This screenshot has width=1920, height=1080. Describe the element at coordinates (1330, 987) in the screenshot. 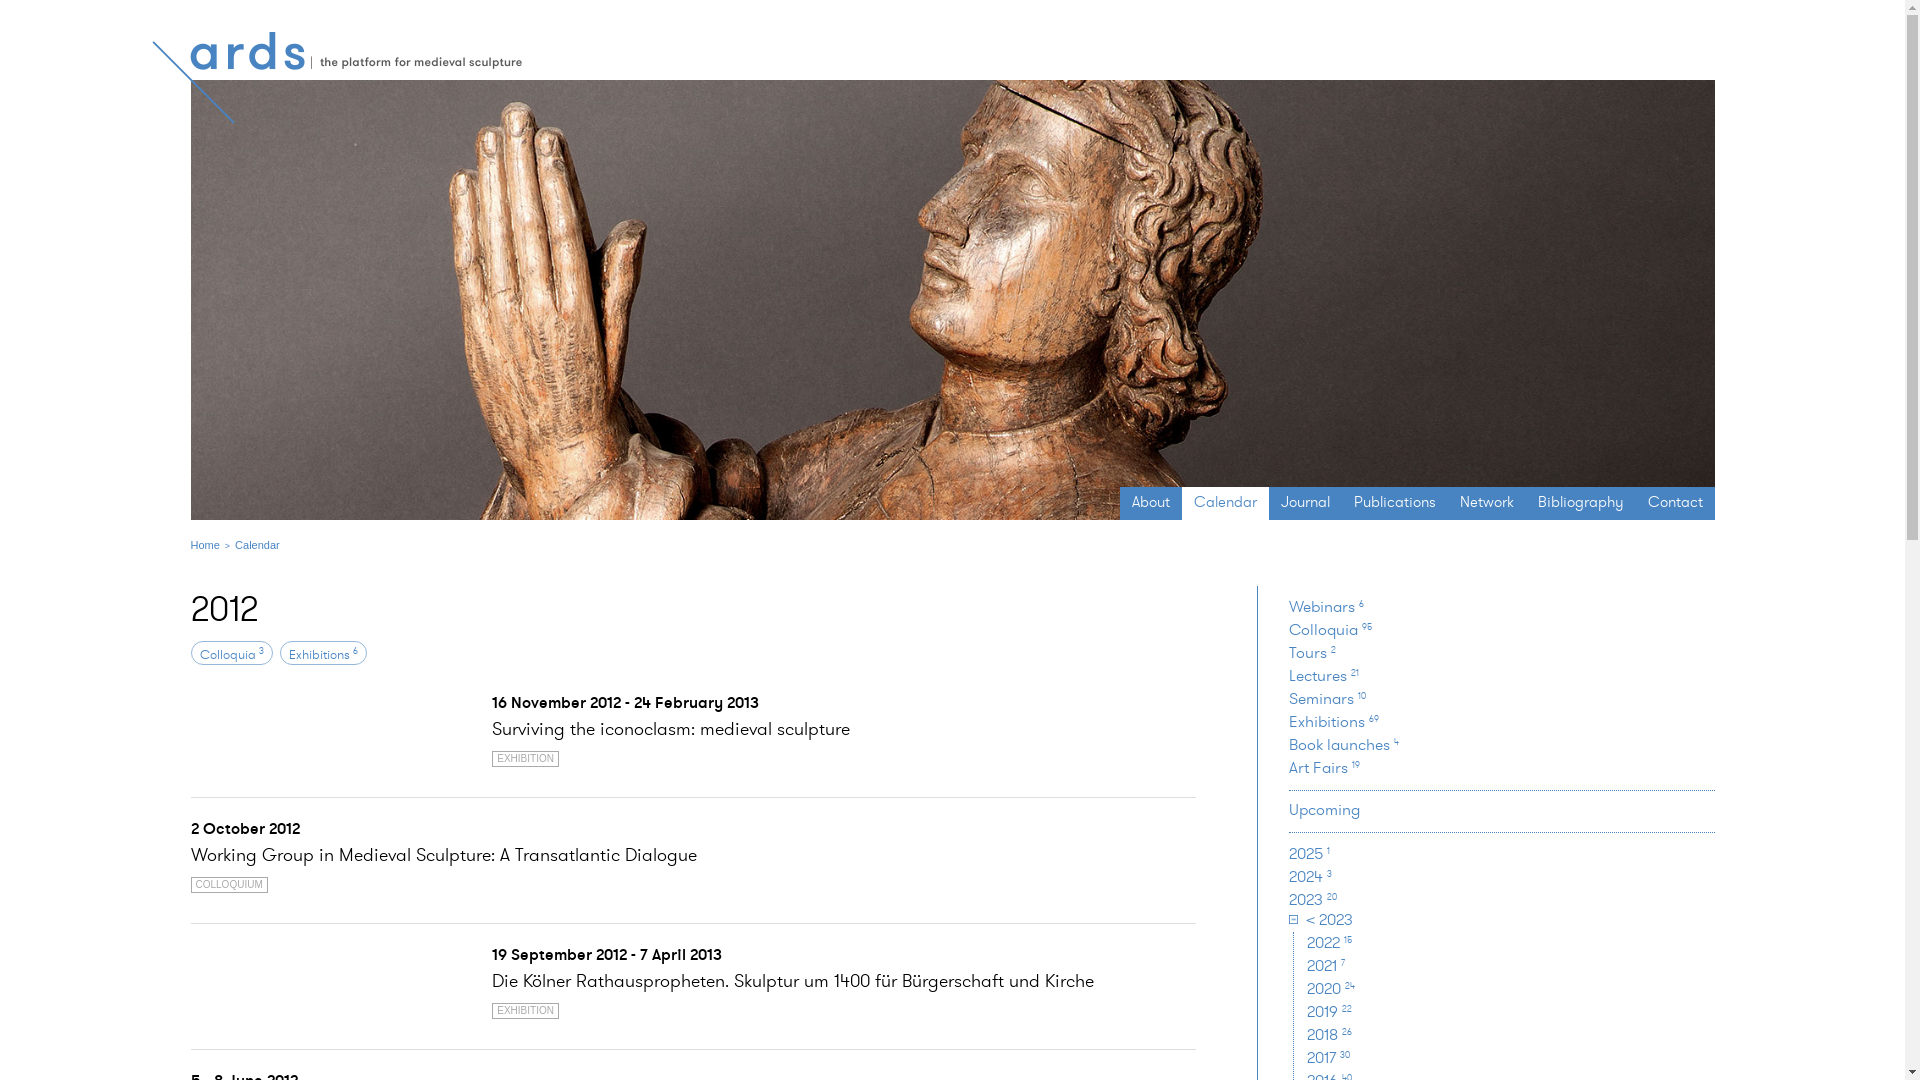

I see `'2020 24'` at that location.